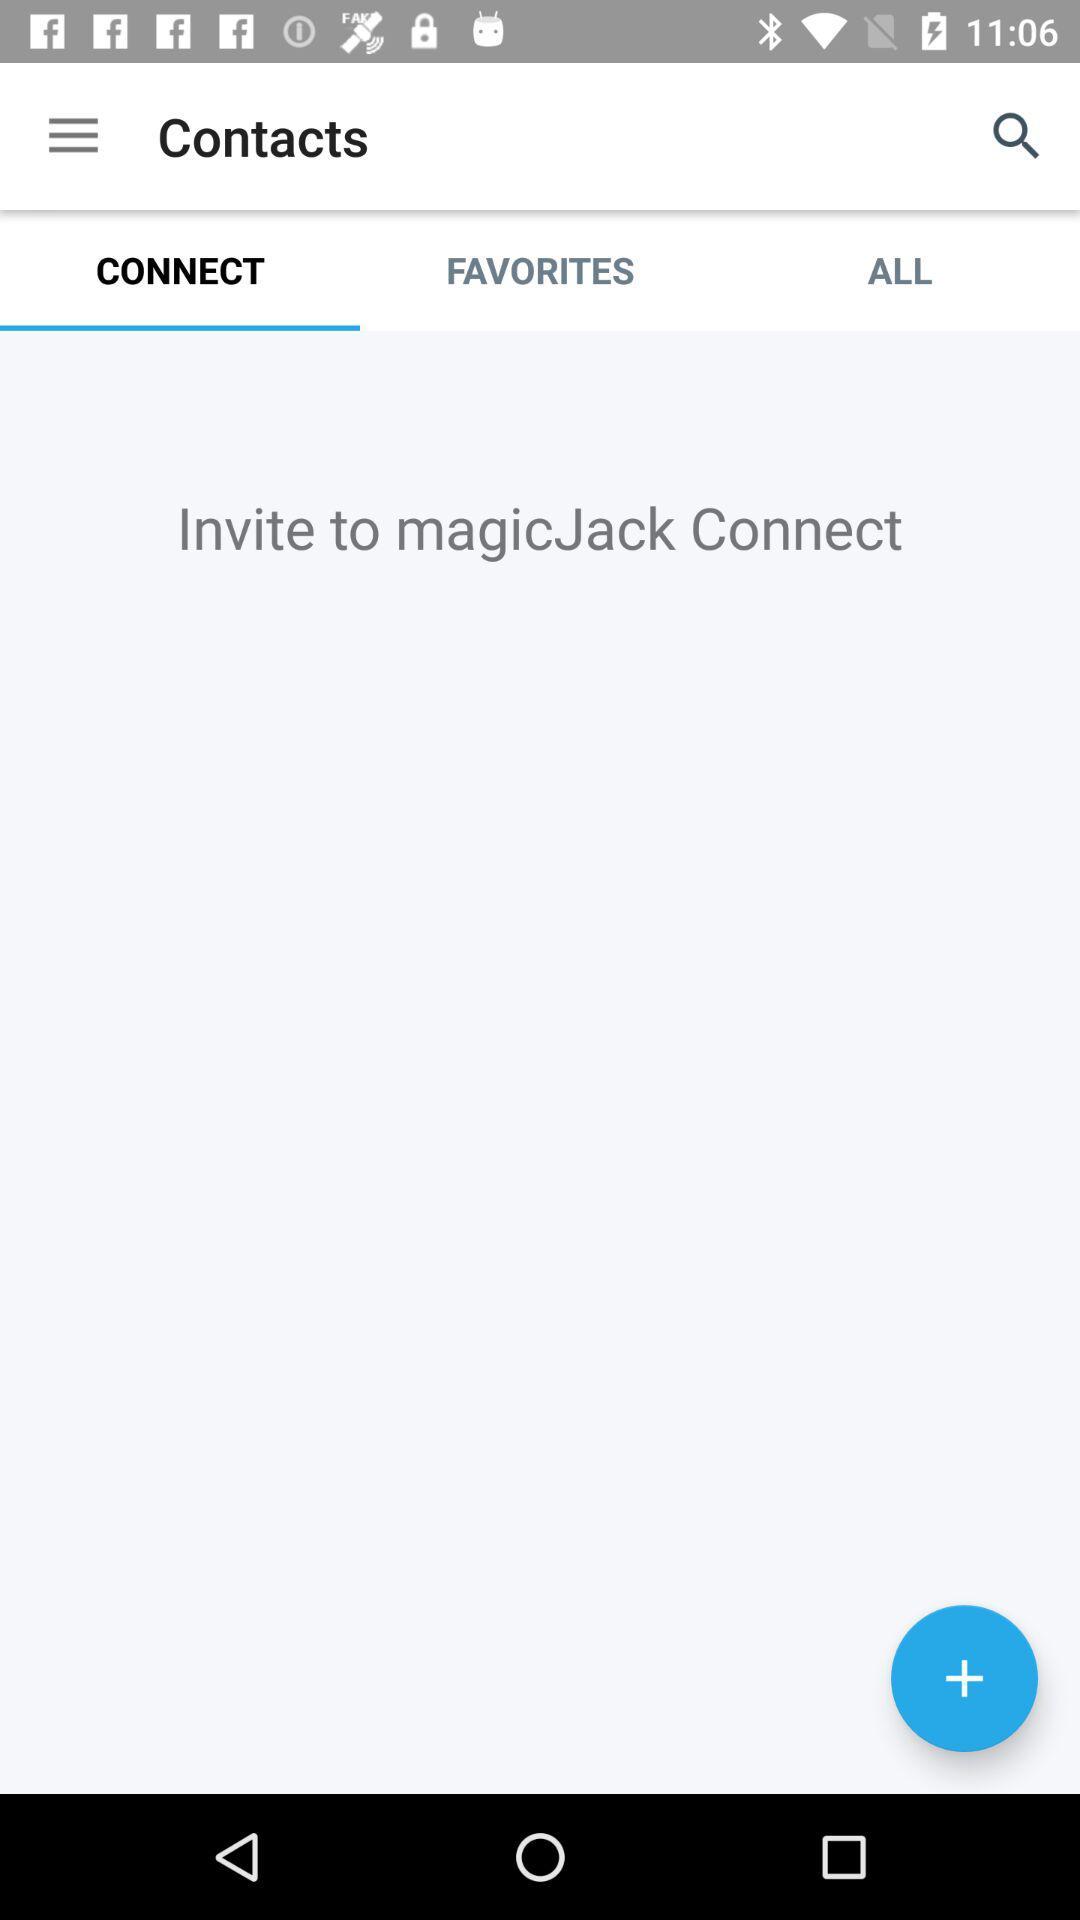 The image size is (1080, 1920). What do you see at coordinates (963, 1678) in the screenshot?
I see `the icon at the bottom right corner` at bounding box center [963, 1678].